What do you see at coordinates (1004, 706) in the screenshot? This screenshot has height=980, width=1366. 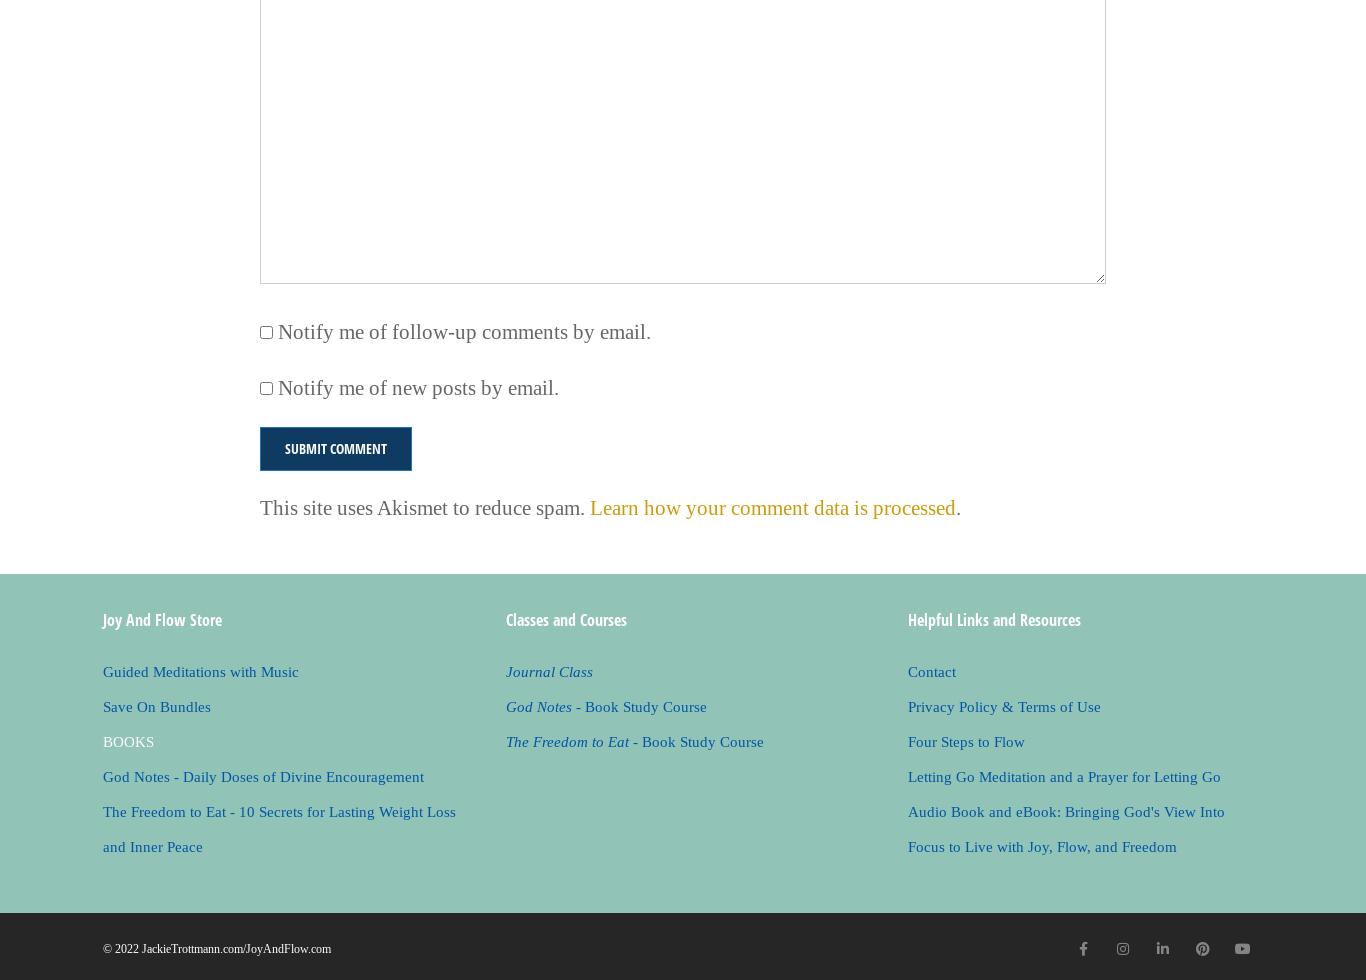 I see `'Privacy Policy & Terms of Use'` at bounding box center [1004, 706].